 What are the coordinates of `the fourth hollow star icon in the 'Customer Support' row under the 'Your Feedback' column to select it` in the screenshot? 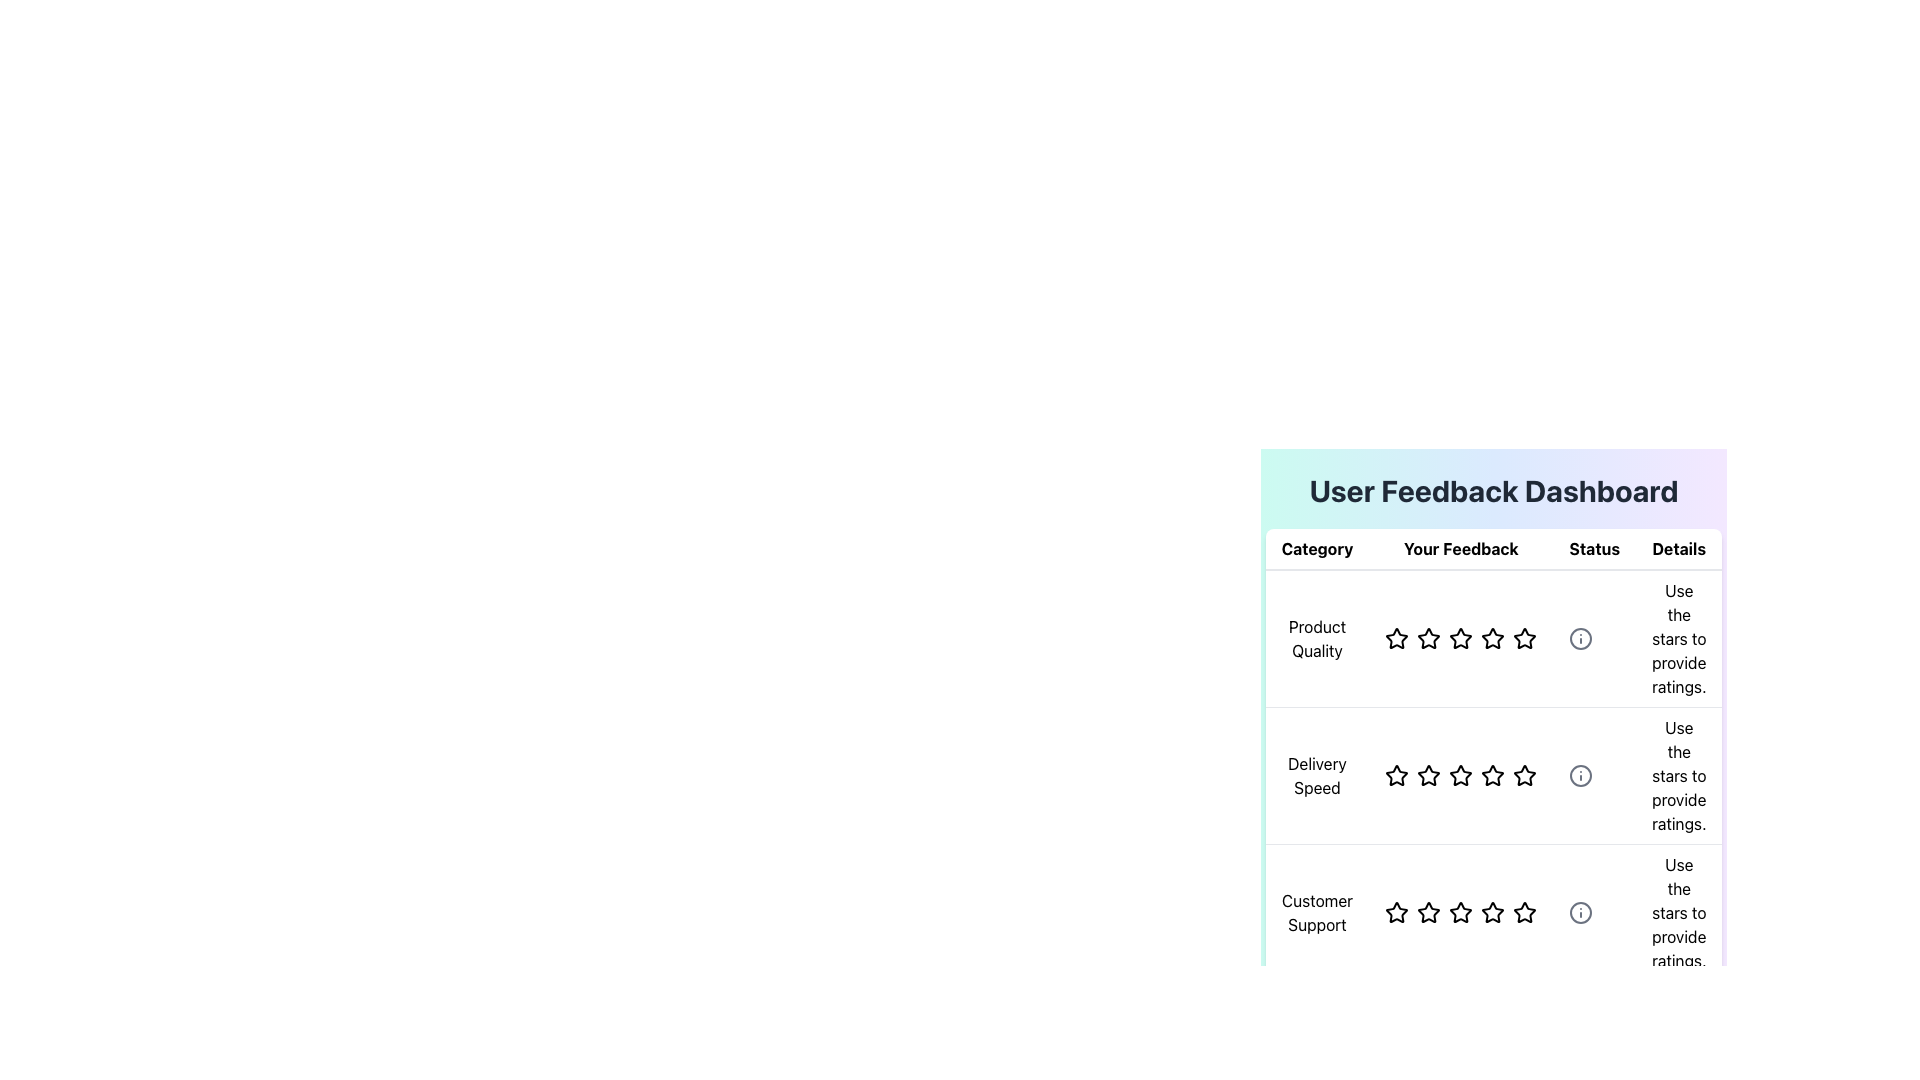 It's located at (1493, 913).